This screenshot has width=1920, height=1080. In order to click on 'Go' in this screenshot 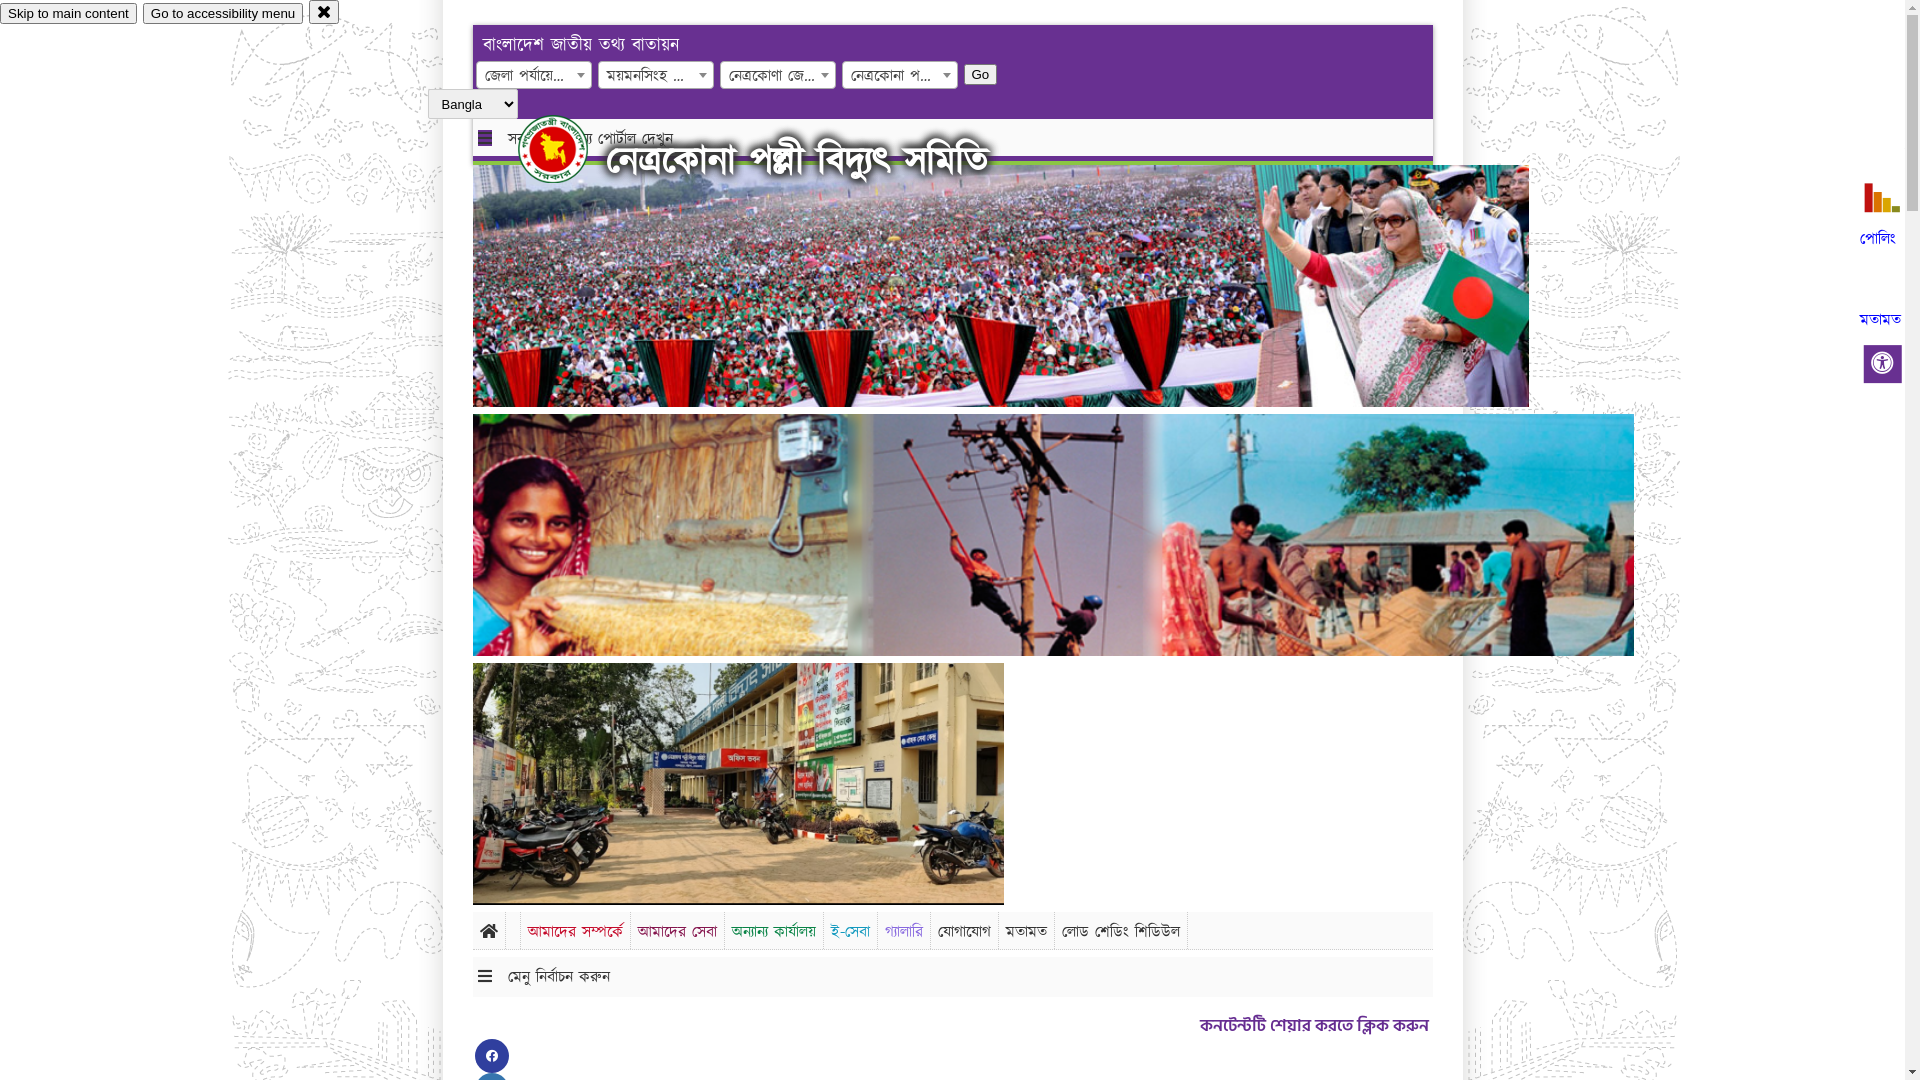, I will do `click(980, 73)`.